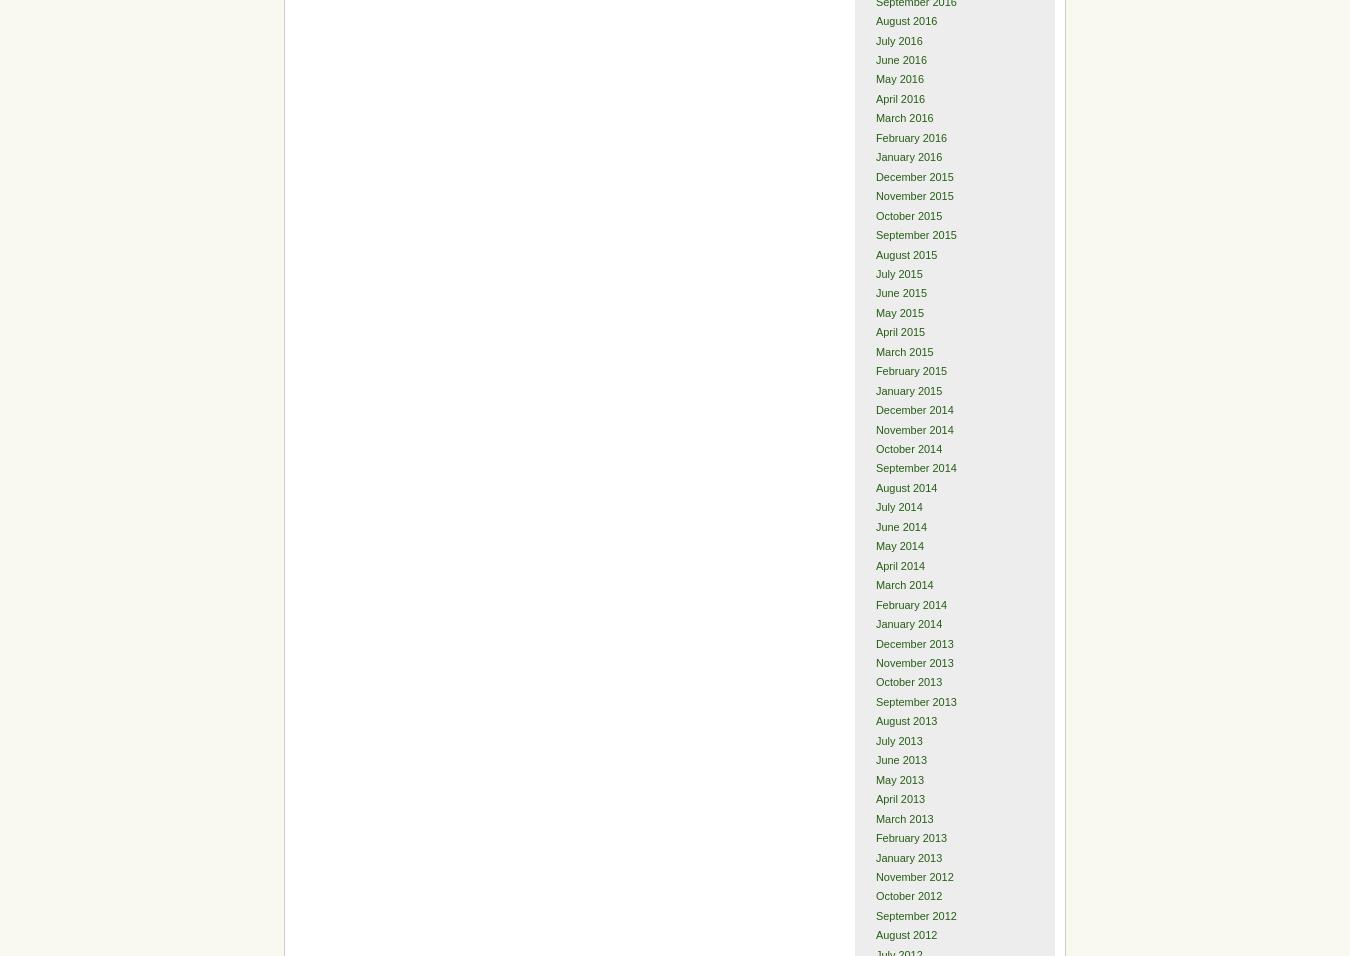  What do you see at coordinates (914, 234) in the screenshot?
I see `'September 2015'` at bounding box center [914, 234].